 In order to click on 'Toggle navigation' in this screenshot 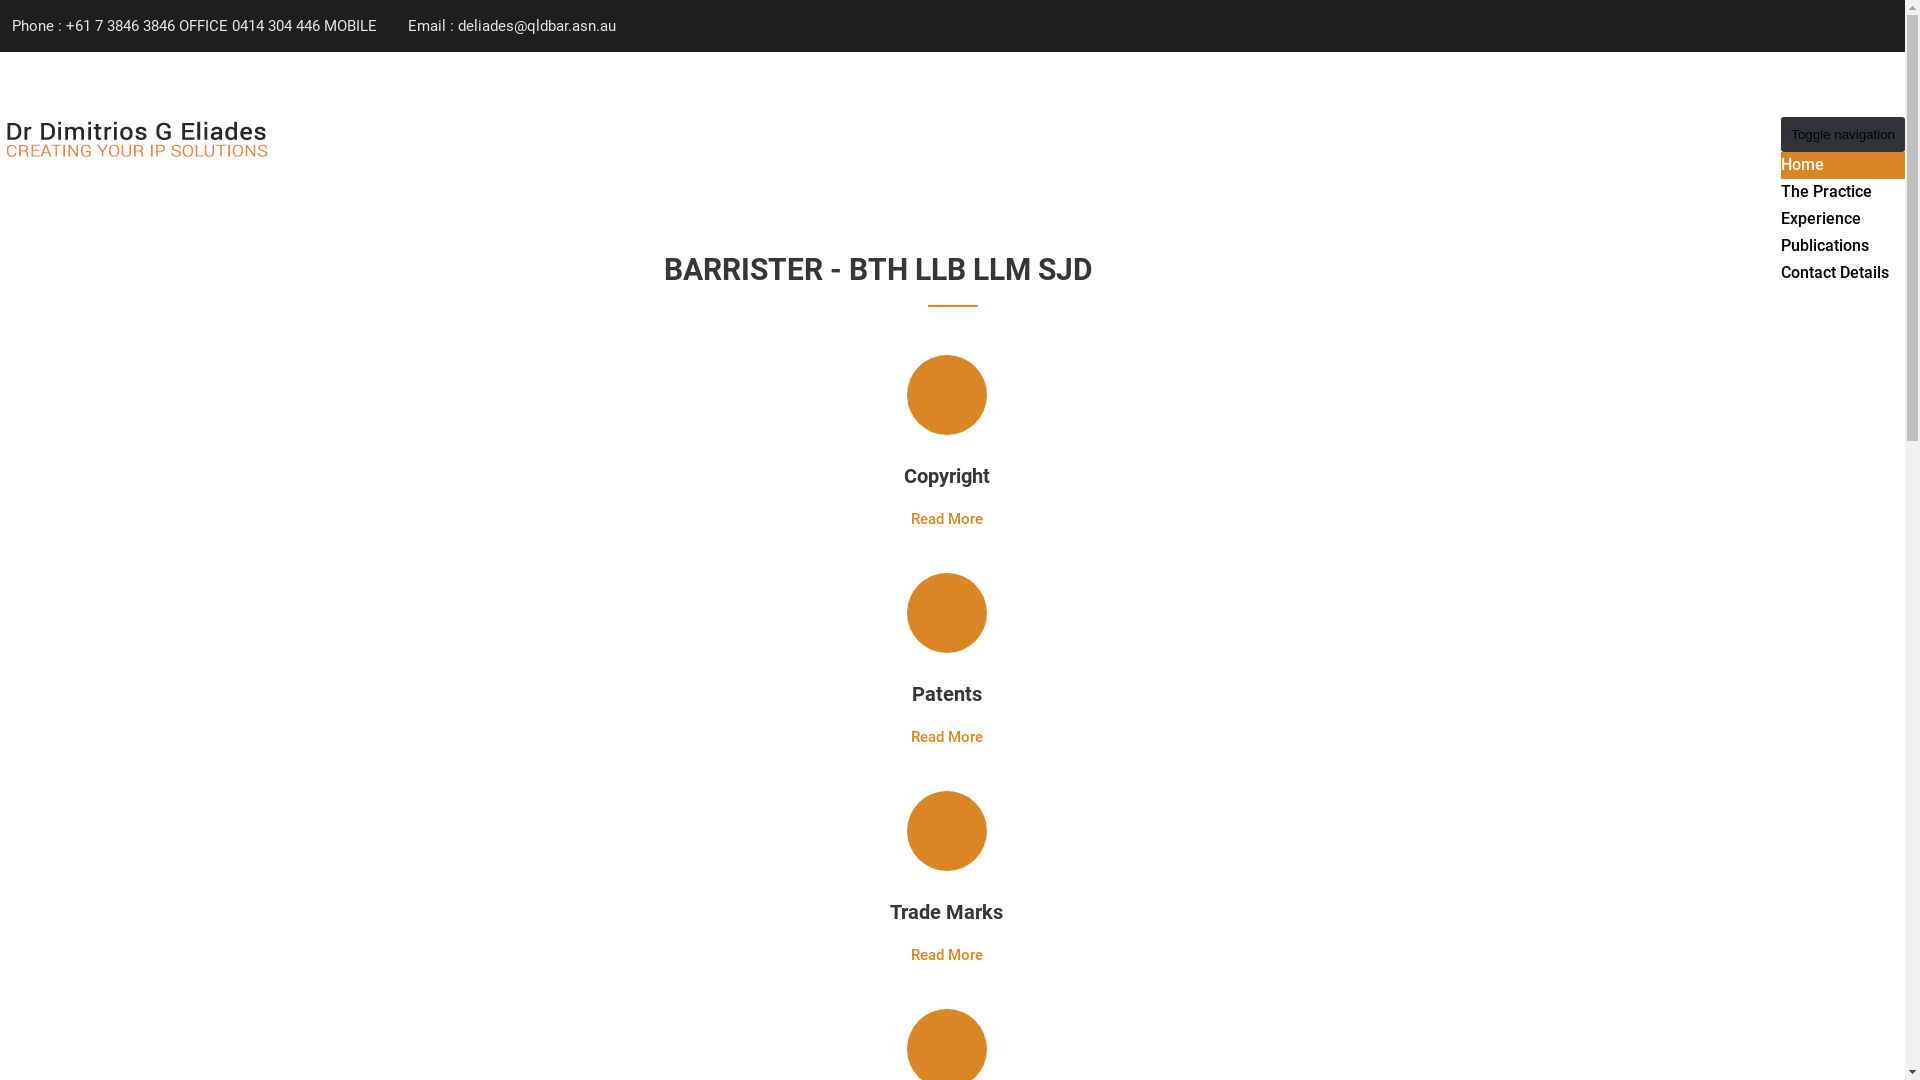, I will do `click(1842, 134)`.